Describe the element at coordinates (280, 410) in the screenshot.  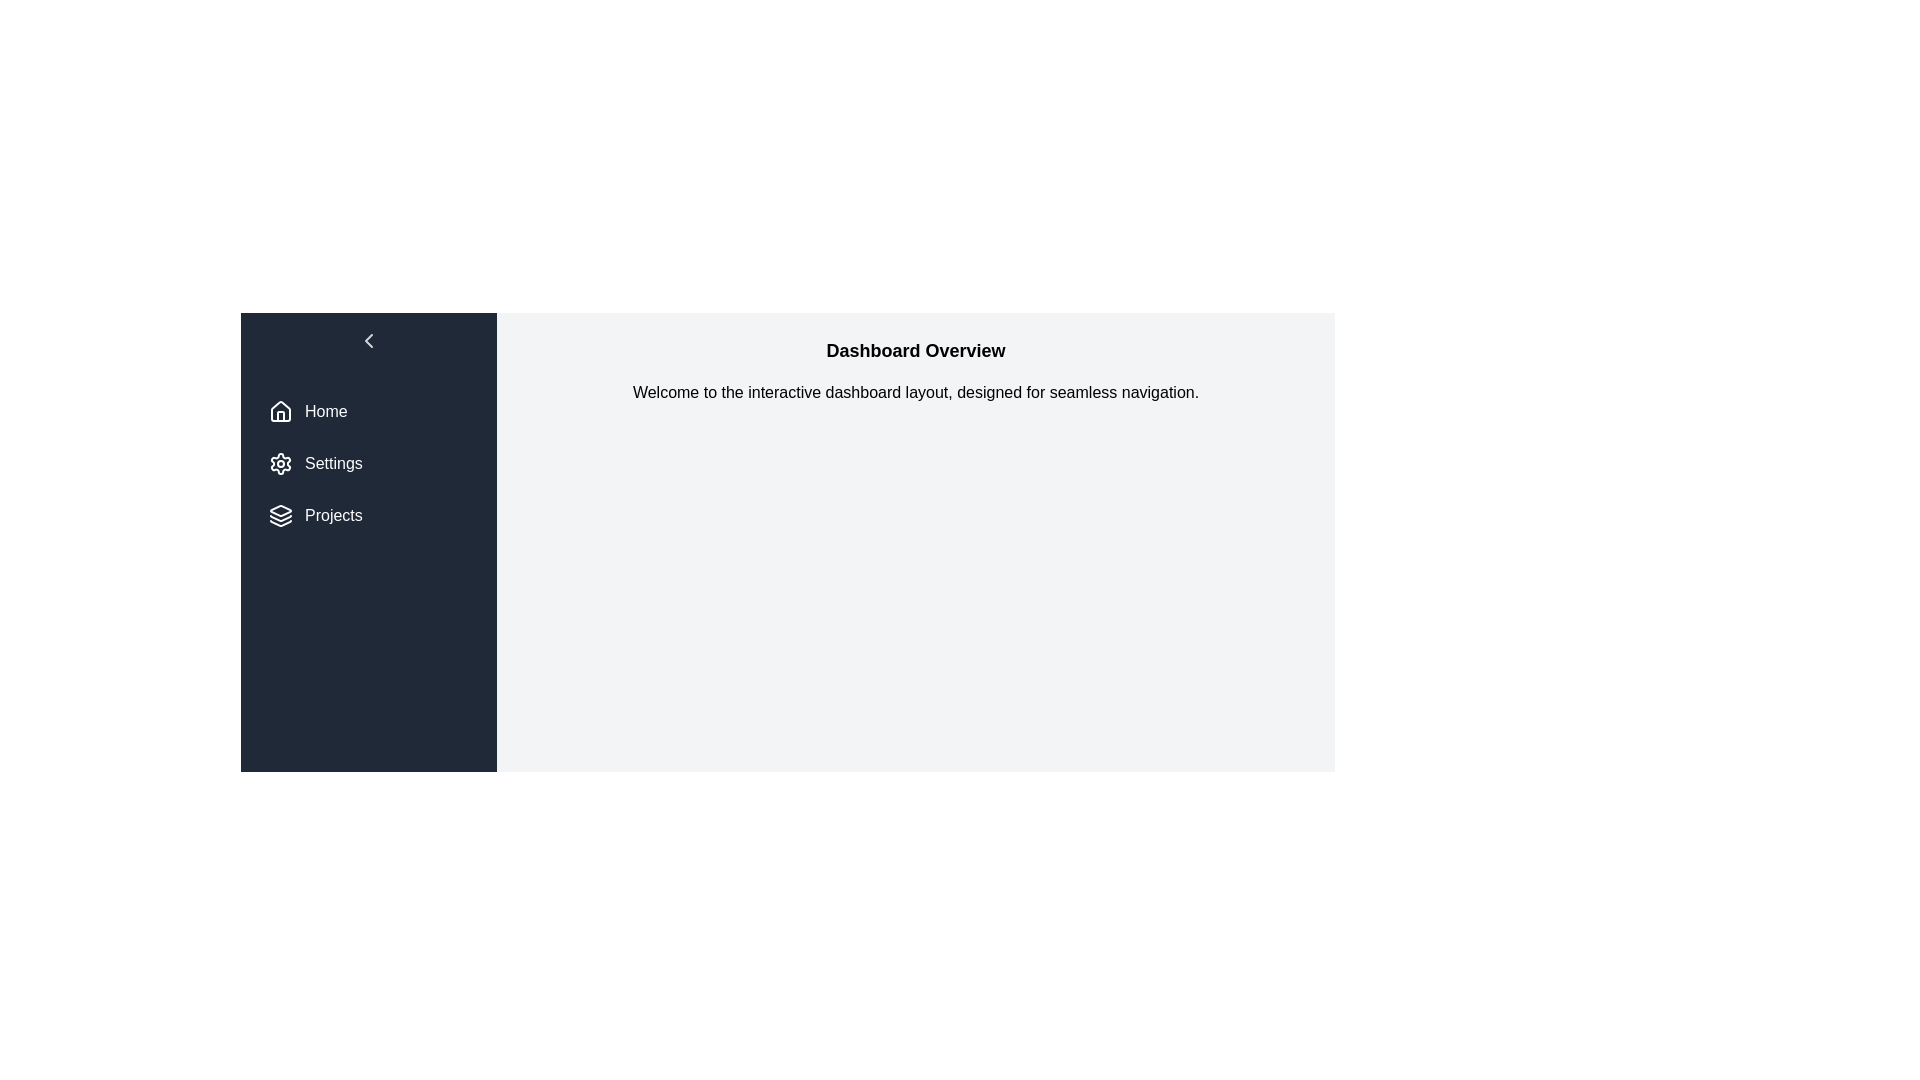
I see `the 'Home' icon in the vertical navigation bar on the left side of the interface, which is positioned above 'Settings' and 'Projects'` at that location.